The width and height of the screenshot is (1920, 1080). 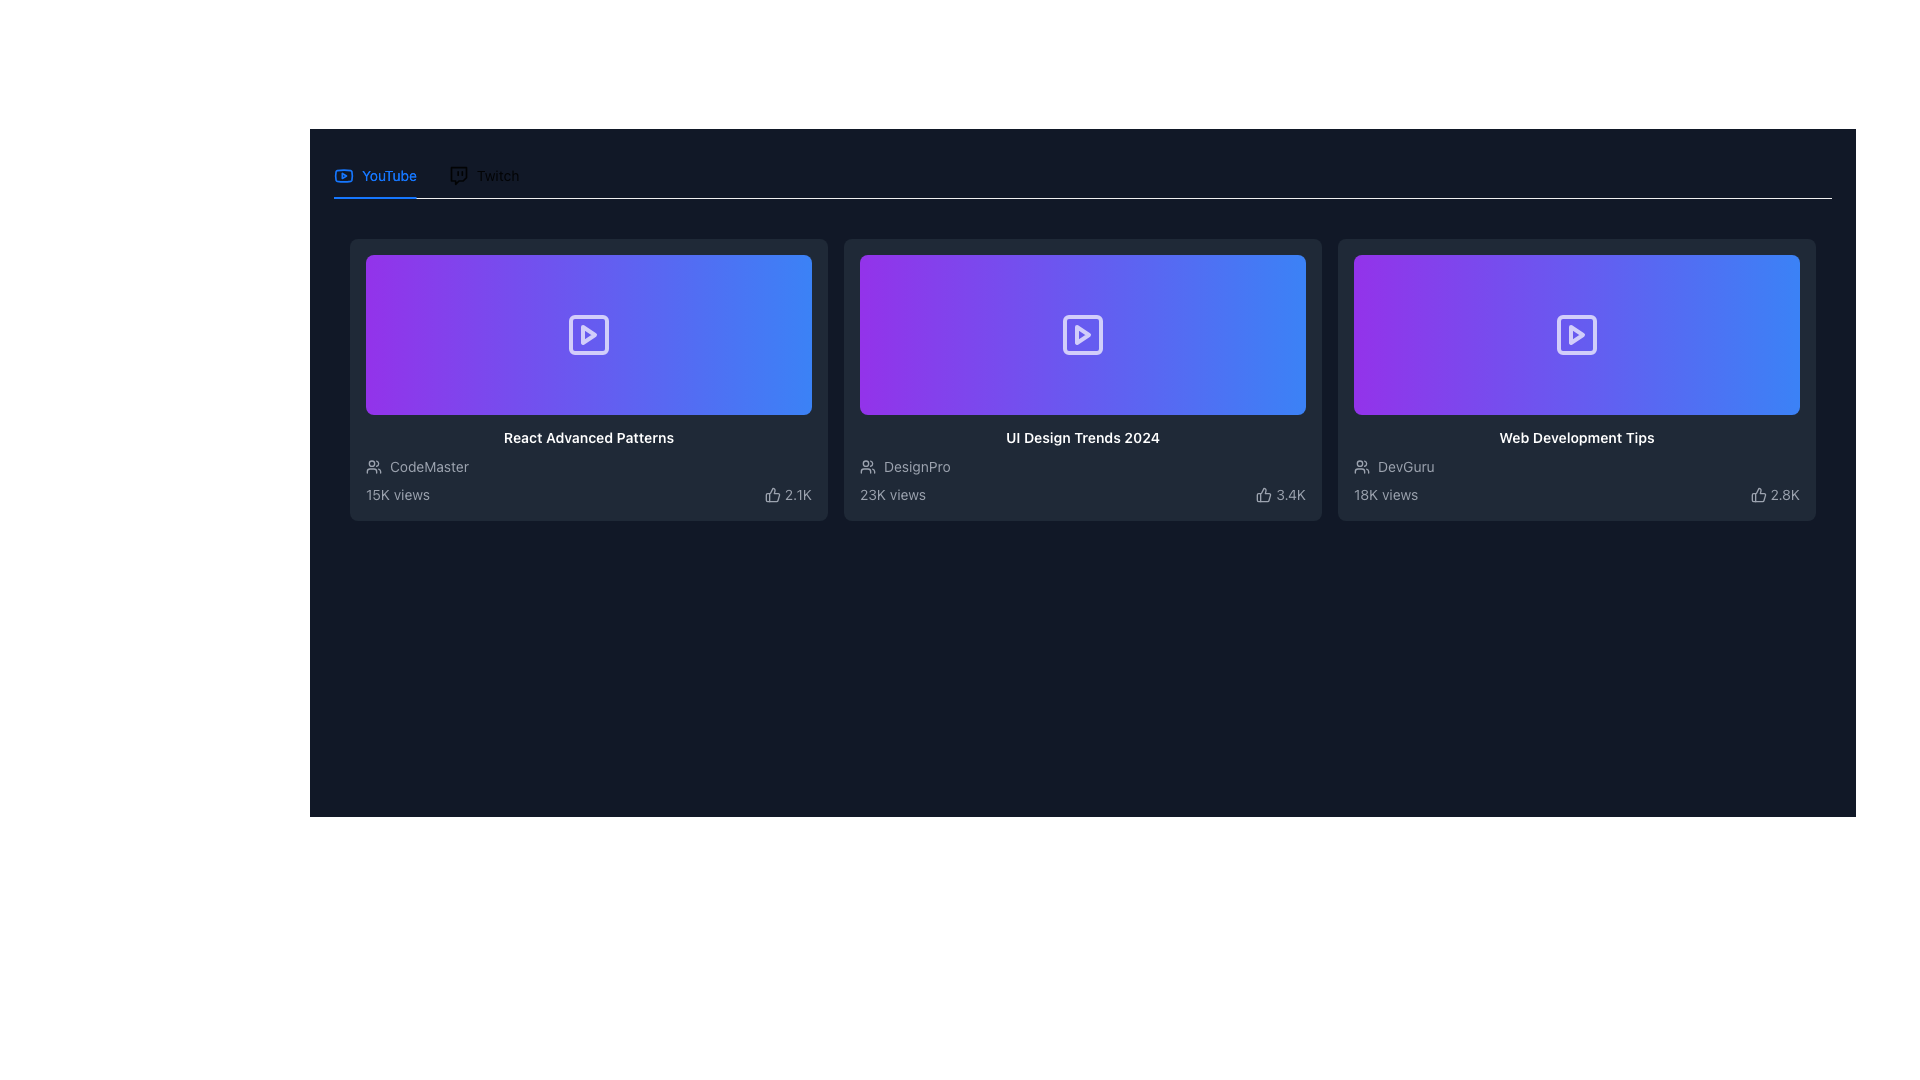 What do you see at coordinates (374, 466) in the screenshot?
I see `the SVG icon representing the user 'CodeMaster'` at bounding box center [374, 466].